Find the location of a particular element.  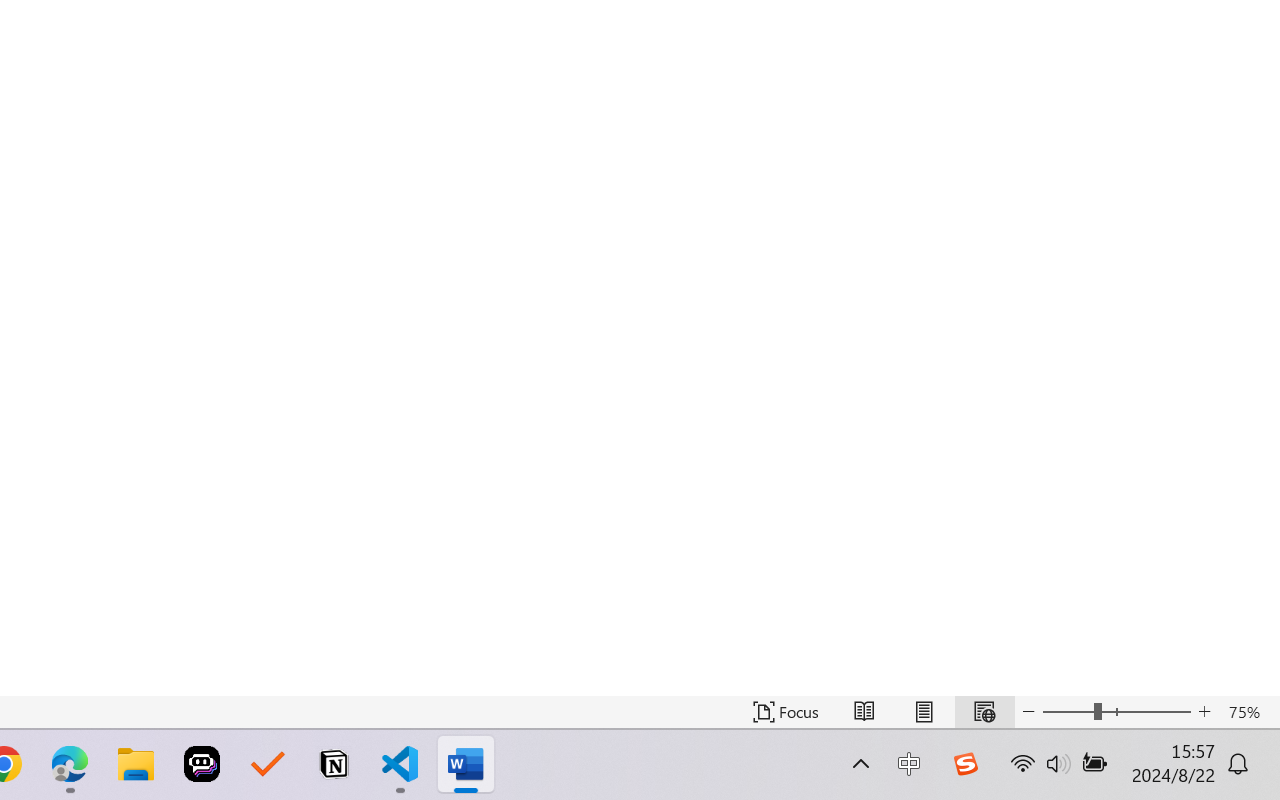

'Print Layout' is located at coordinates (923, 711).